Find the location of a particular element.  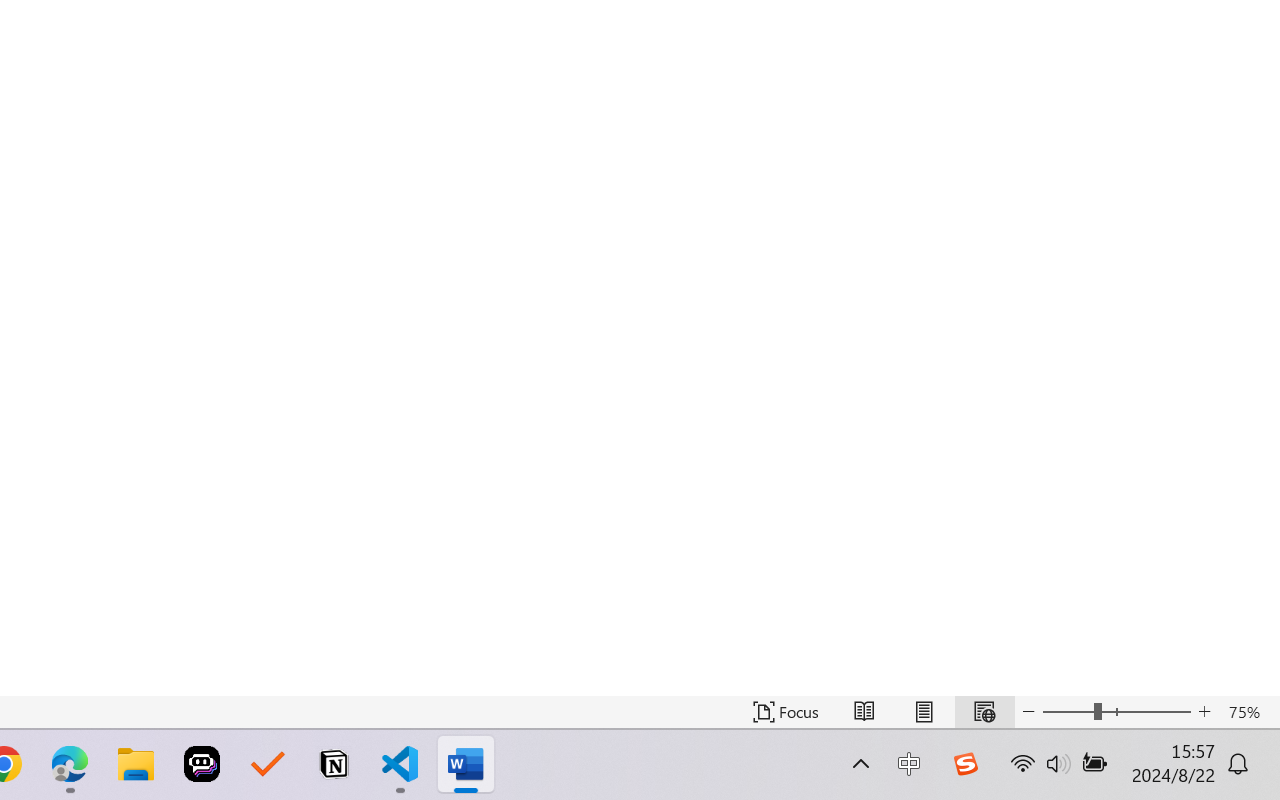

'Print Layout' is located at coordinates (923, 711).